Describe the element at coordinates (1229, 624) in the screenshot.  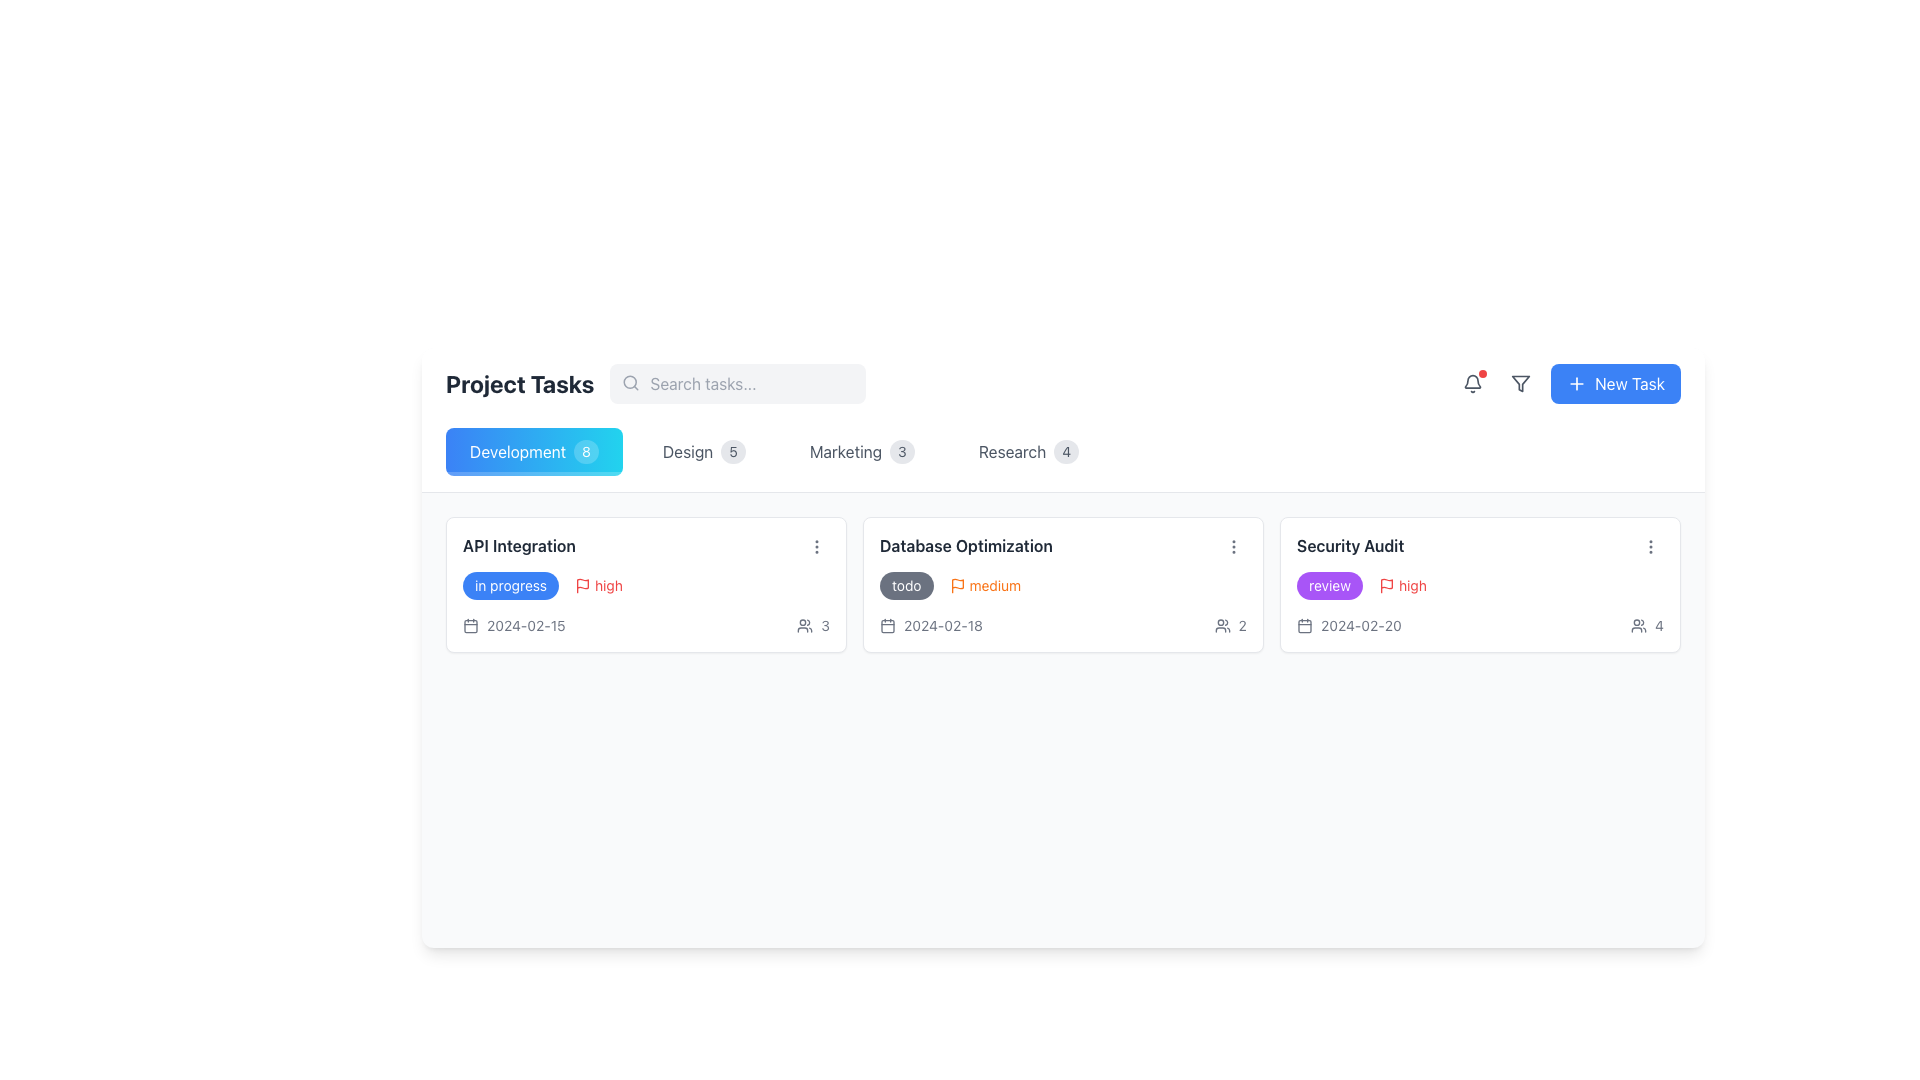
I see `the Icon and Text Pair depicting two user figures followed by the number '2' located in the bottom-right corner of the 'Database Optimization' card` at that location.